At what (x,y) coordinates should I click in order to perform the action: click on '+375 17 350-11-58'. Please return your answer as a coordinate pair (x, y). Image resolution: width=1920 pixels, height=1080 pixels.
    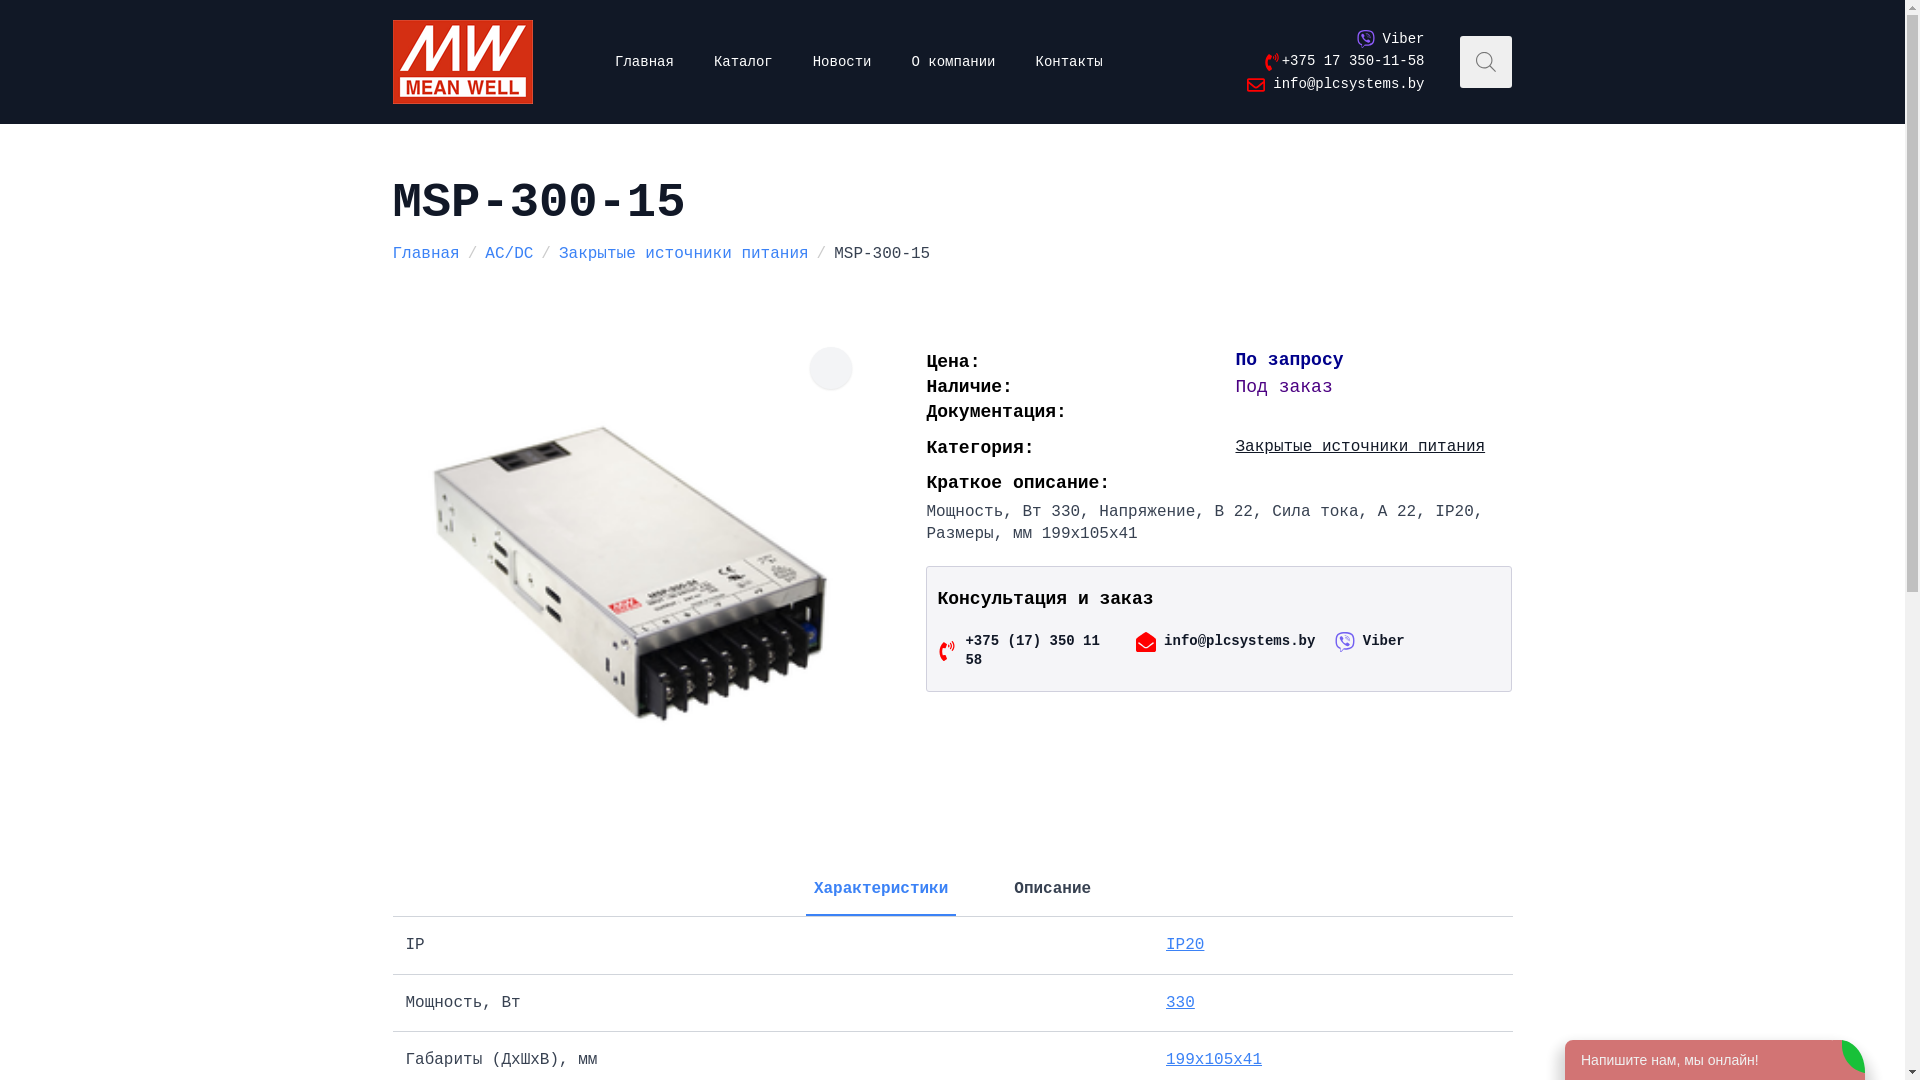
    Looking at the image, I should click on (1340, 60).